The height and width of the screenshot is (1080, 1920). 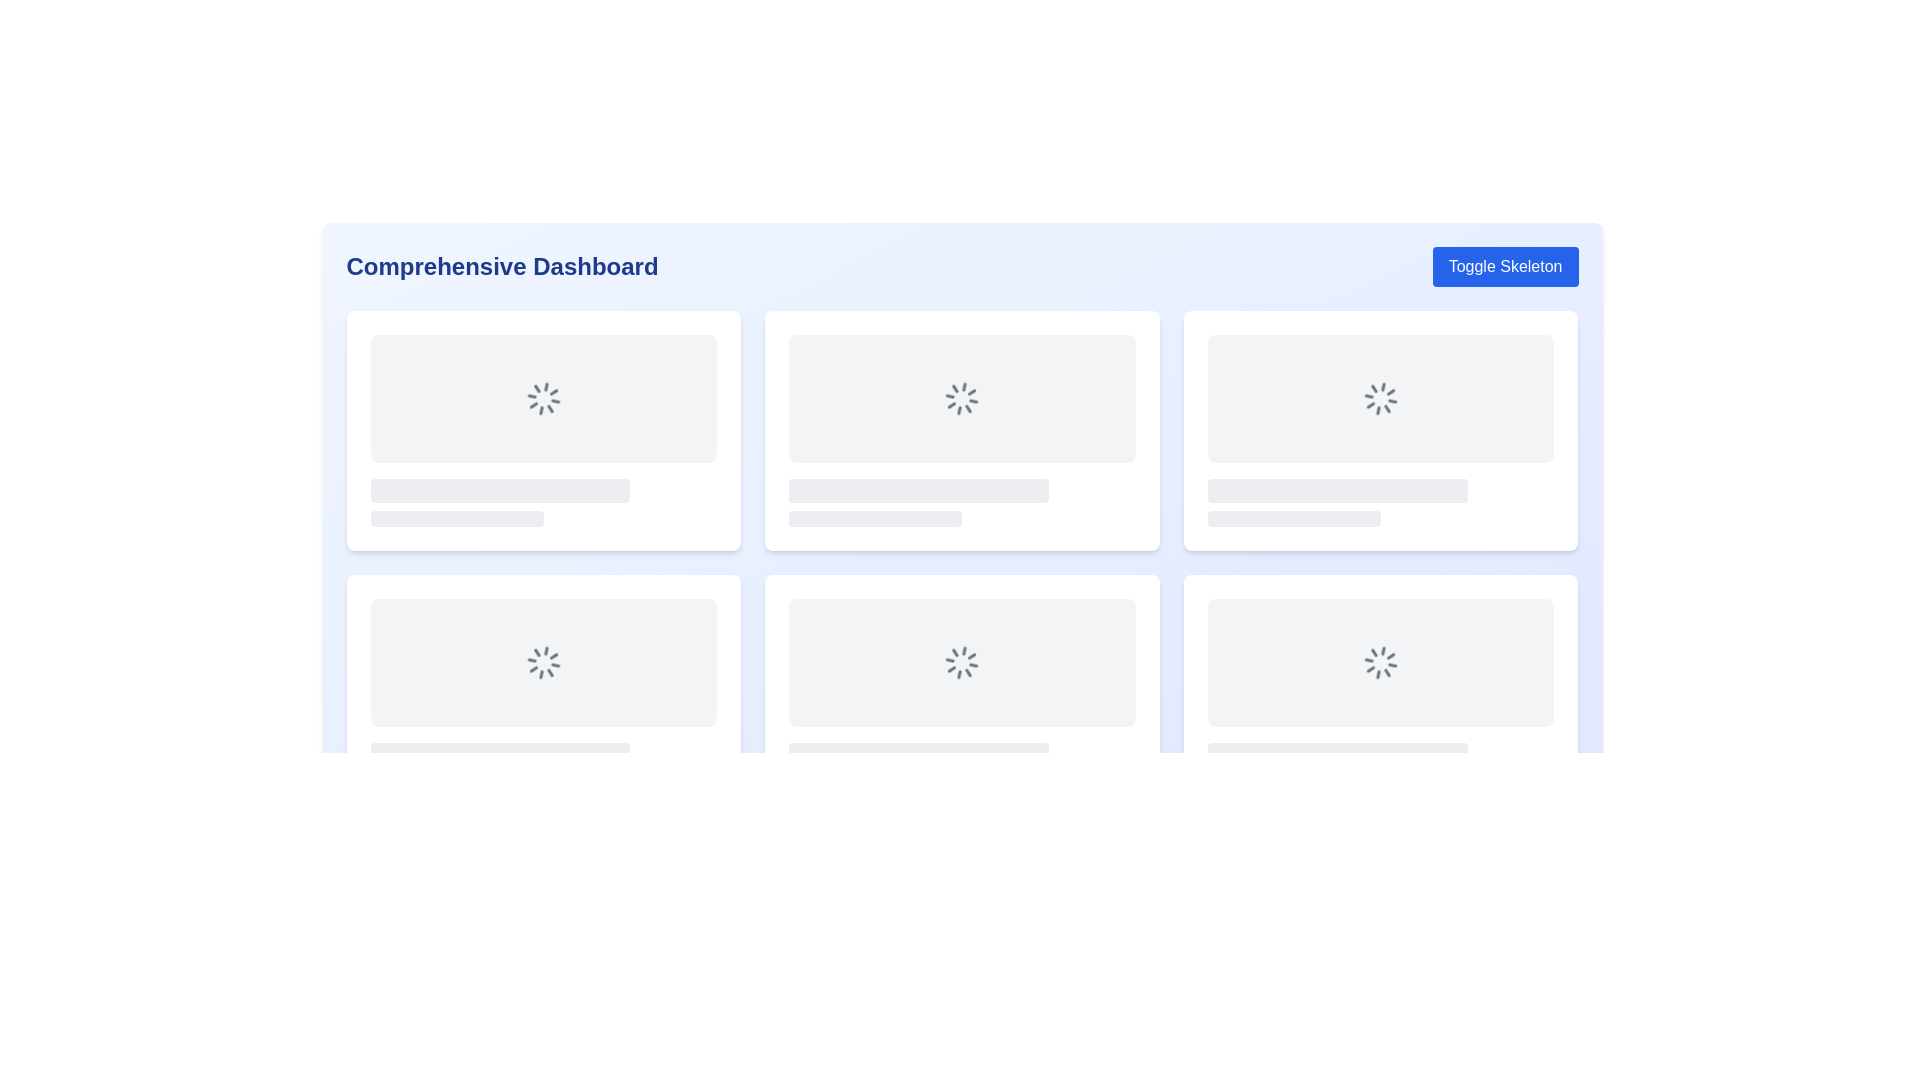 I want to click on the Loading Placeholder with Spinner, which is located in the second row and second column of the 3x2 grid layout, below the 'Comprehensive Dashboard' top bar, so click(x=962, y=693).